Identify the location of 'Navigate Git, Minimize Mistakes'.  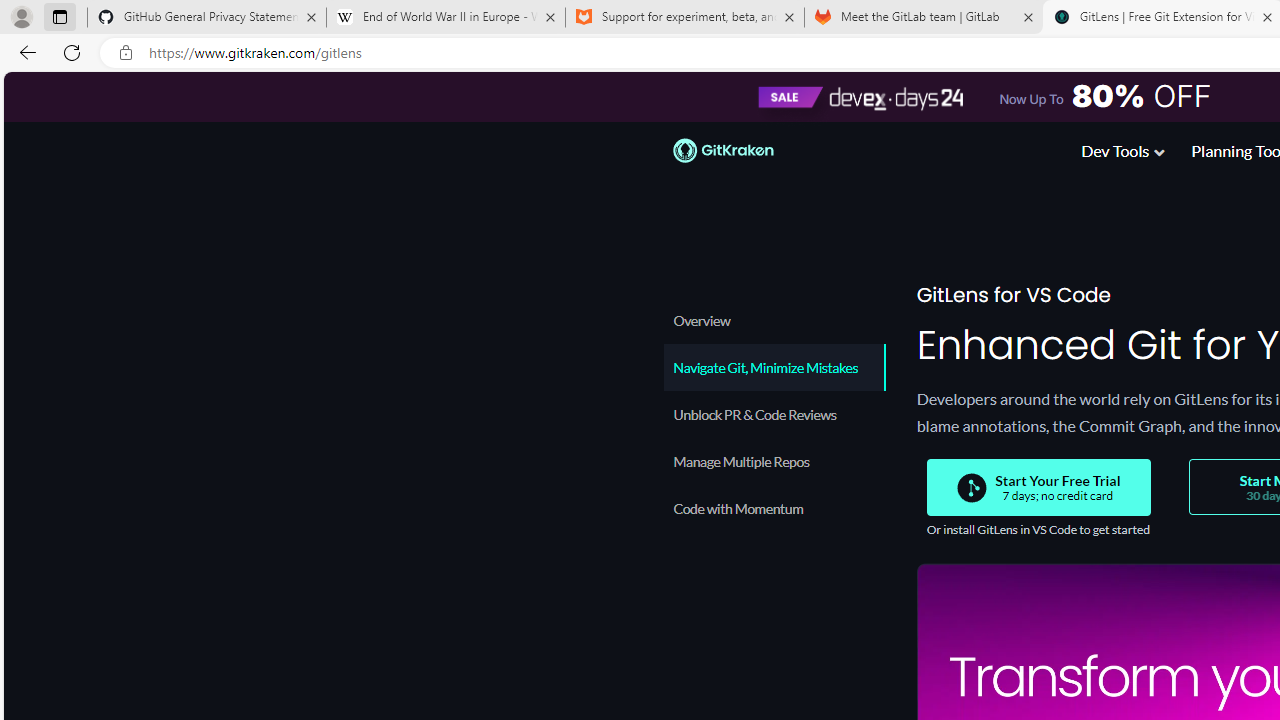
(772, 367).